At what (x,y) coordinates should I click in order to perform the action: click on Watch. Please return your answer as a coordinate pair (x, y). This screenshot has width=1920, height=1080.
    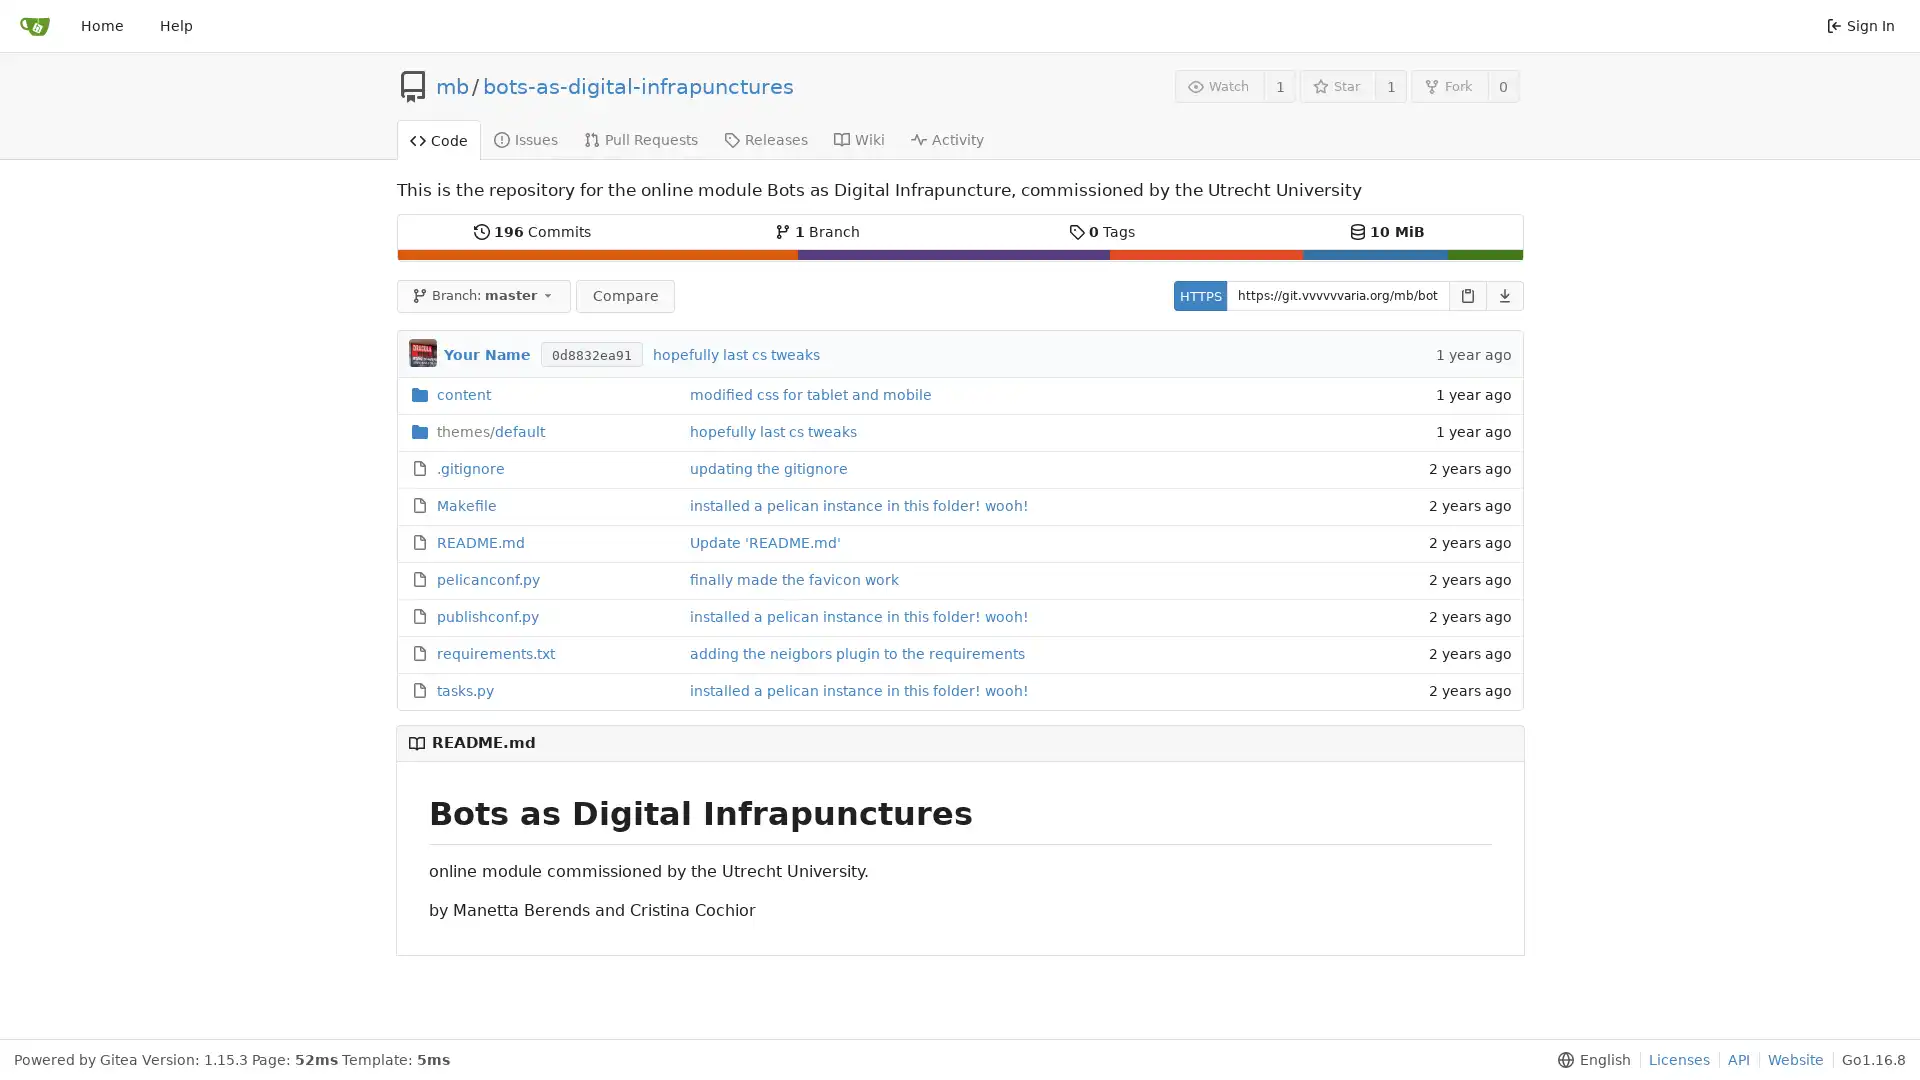
    Looking at the image, I should click on (1218, 85).